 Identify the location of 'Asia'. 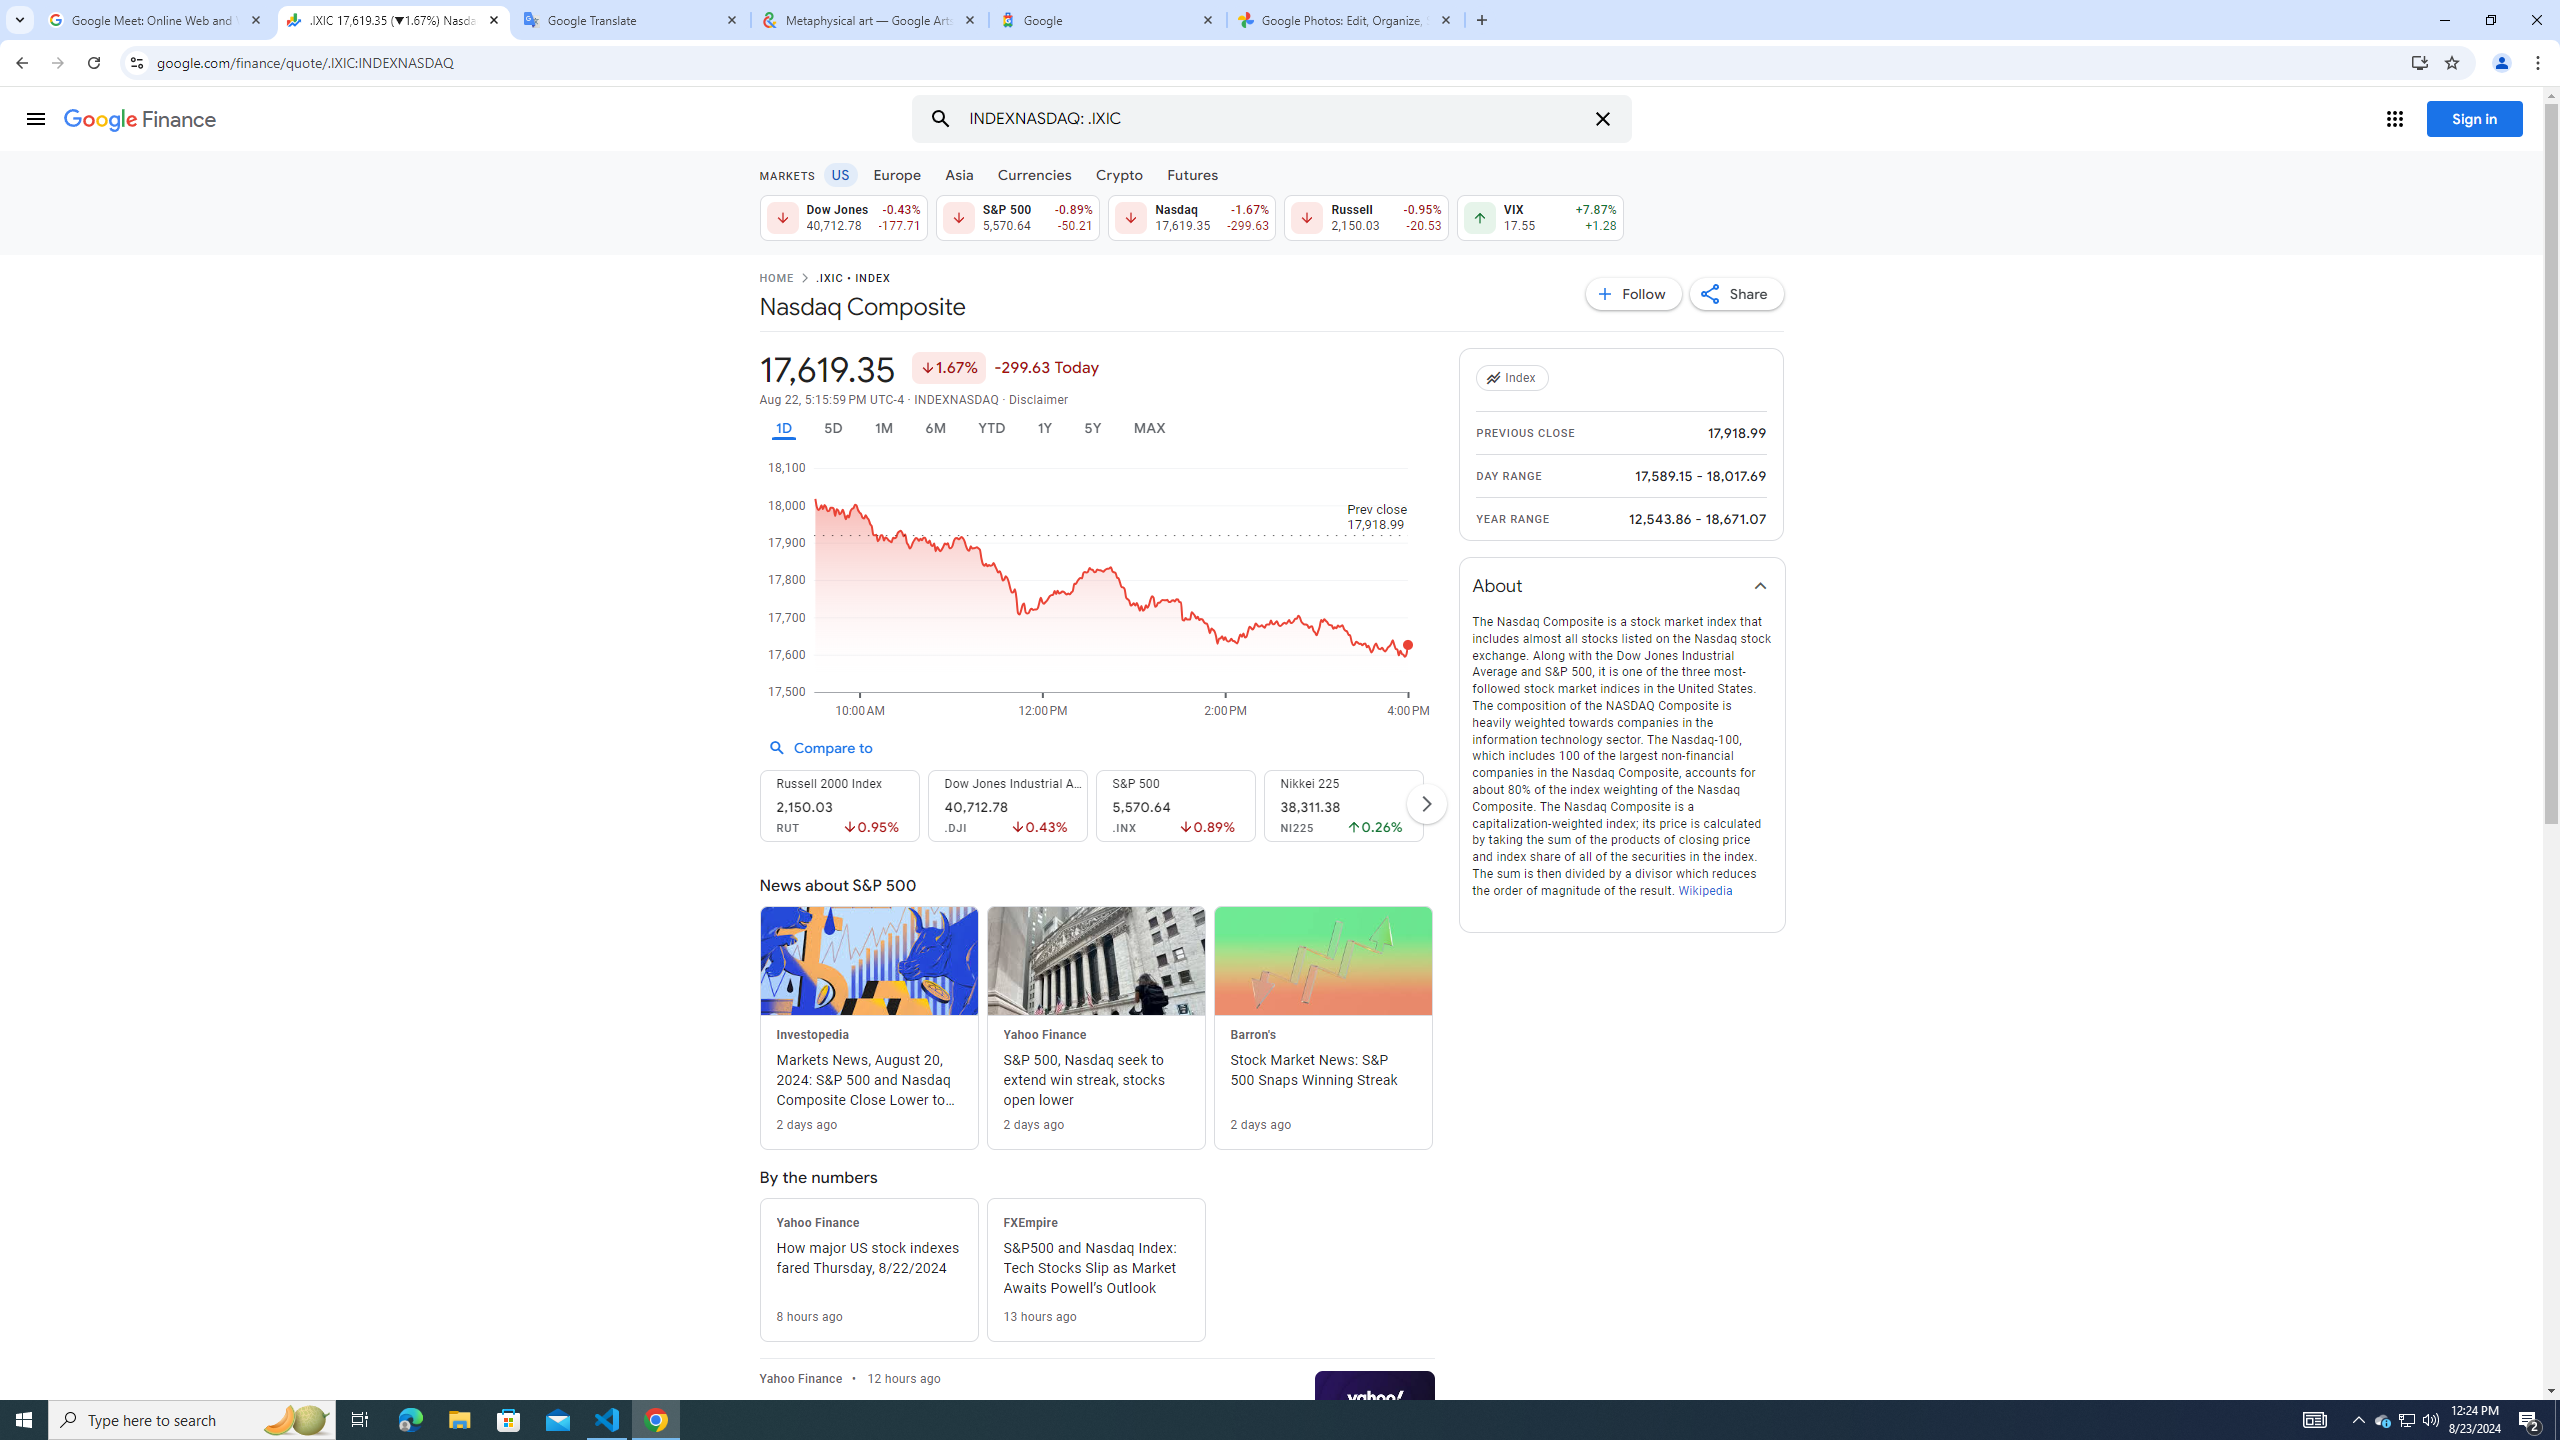
(959, 173).